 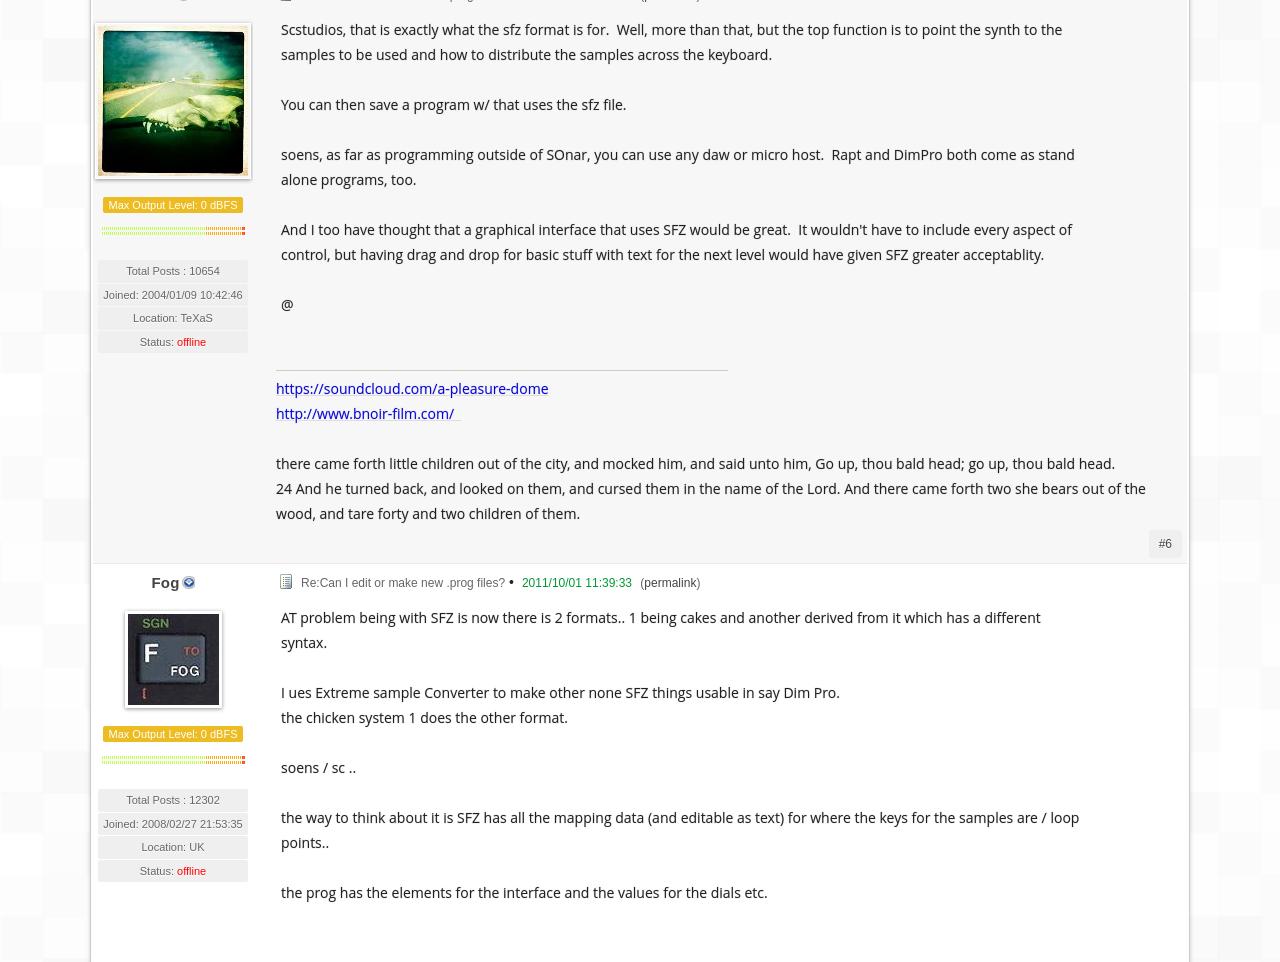 What do you see at coordinates (150, 581) in the screenshot?
I see `'Fog'` at bounding box center [150, 581].